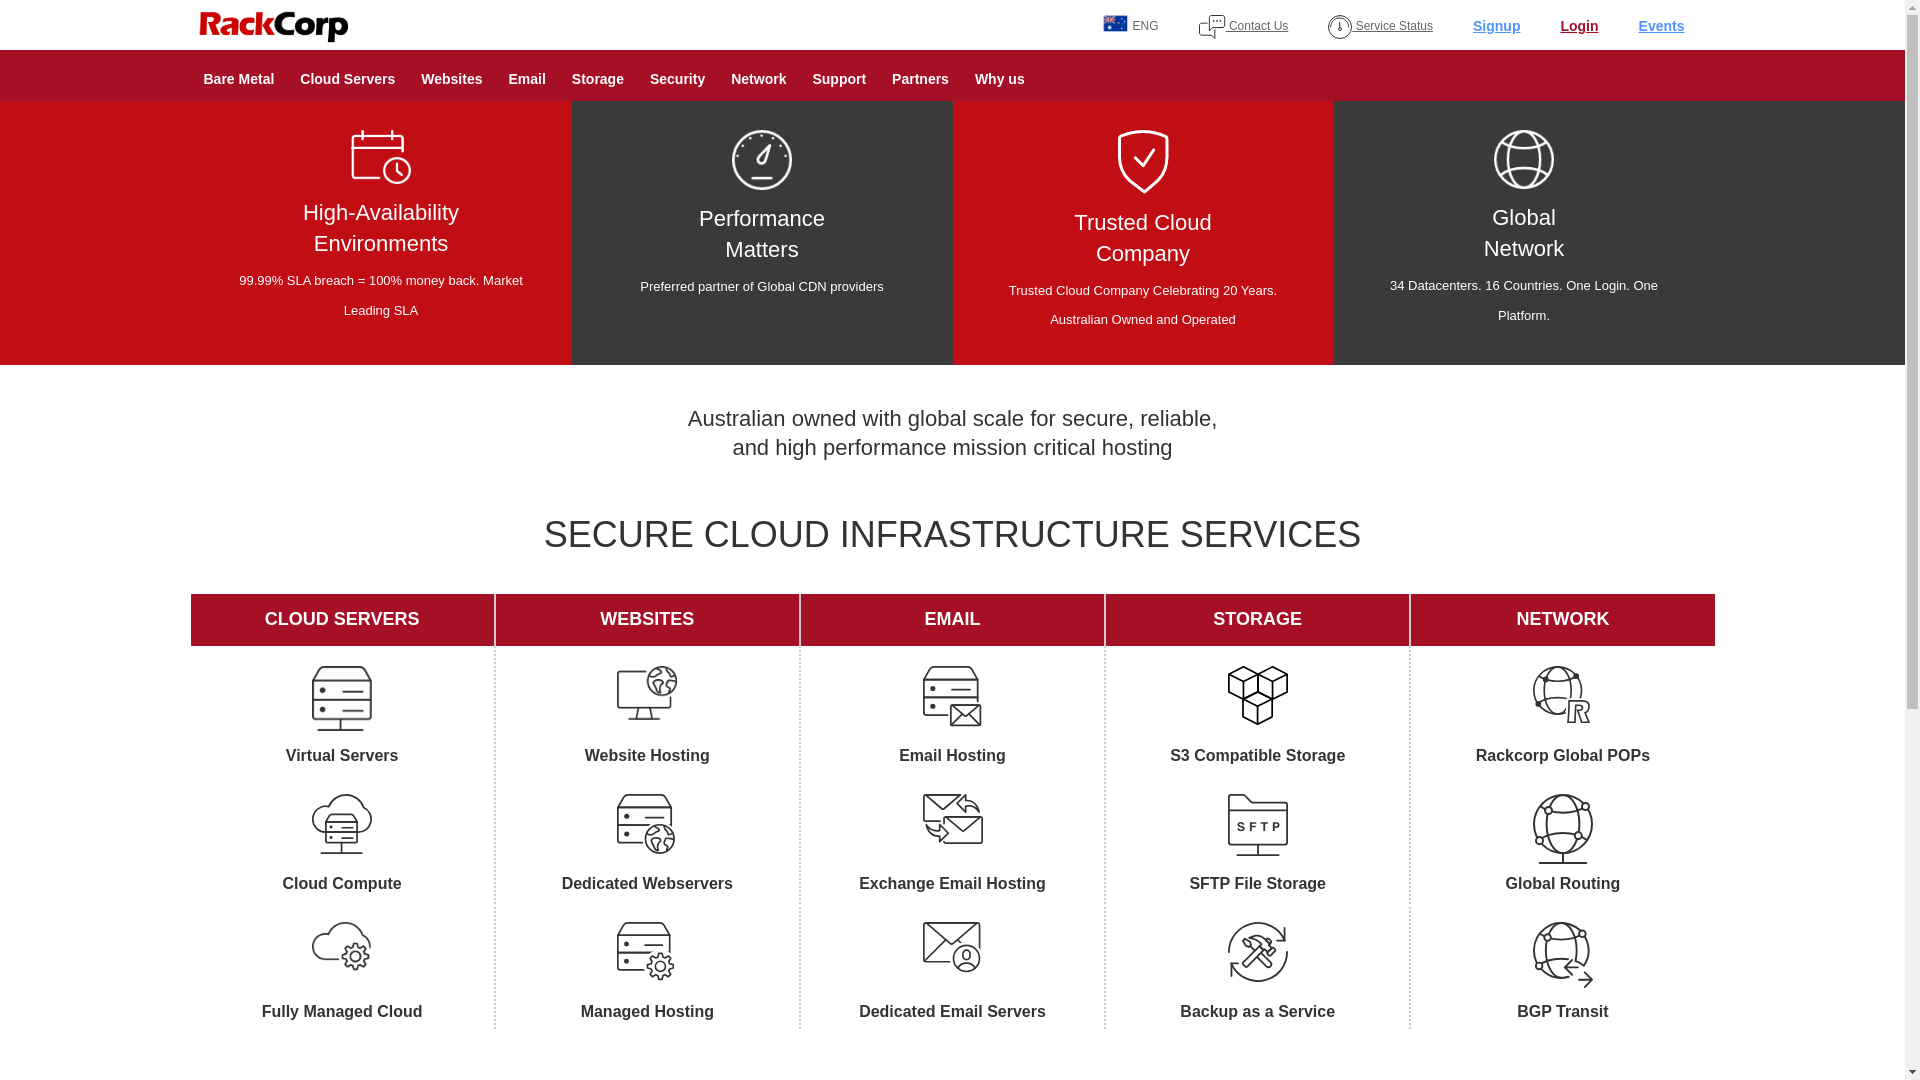 The height and width of the screenshot is (1080, 1920). Describe the element at coordinates (1211, 27) in the screenshot. I see `'contact_us'` at that location.